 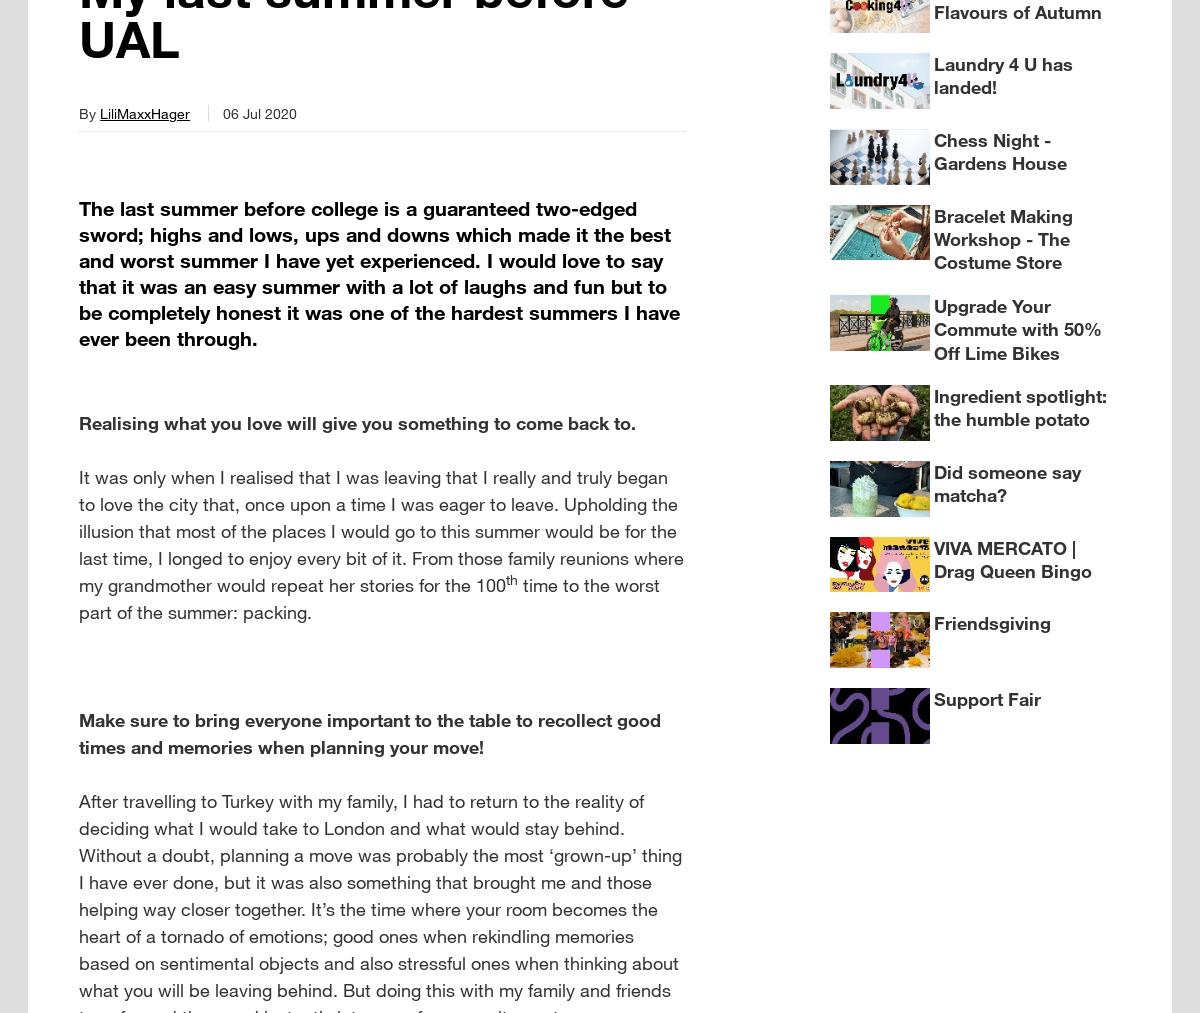 What do you see at coordinates (89, 112) in the screenshot?
I see `'By'` at bounding box center [89, 112].